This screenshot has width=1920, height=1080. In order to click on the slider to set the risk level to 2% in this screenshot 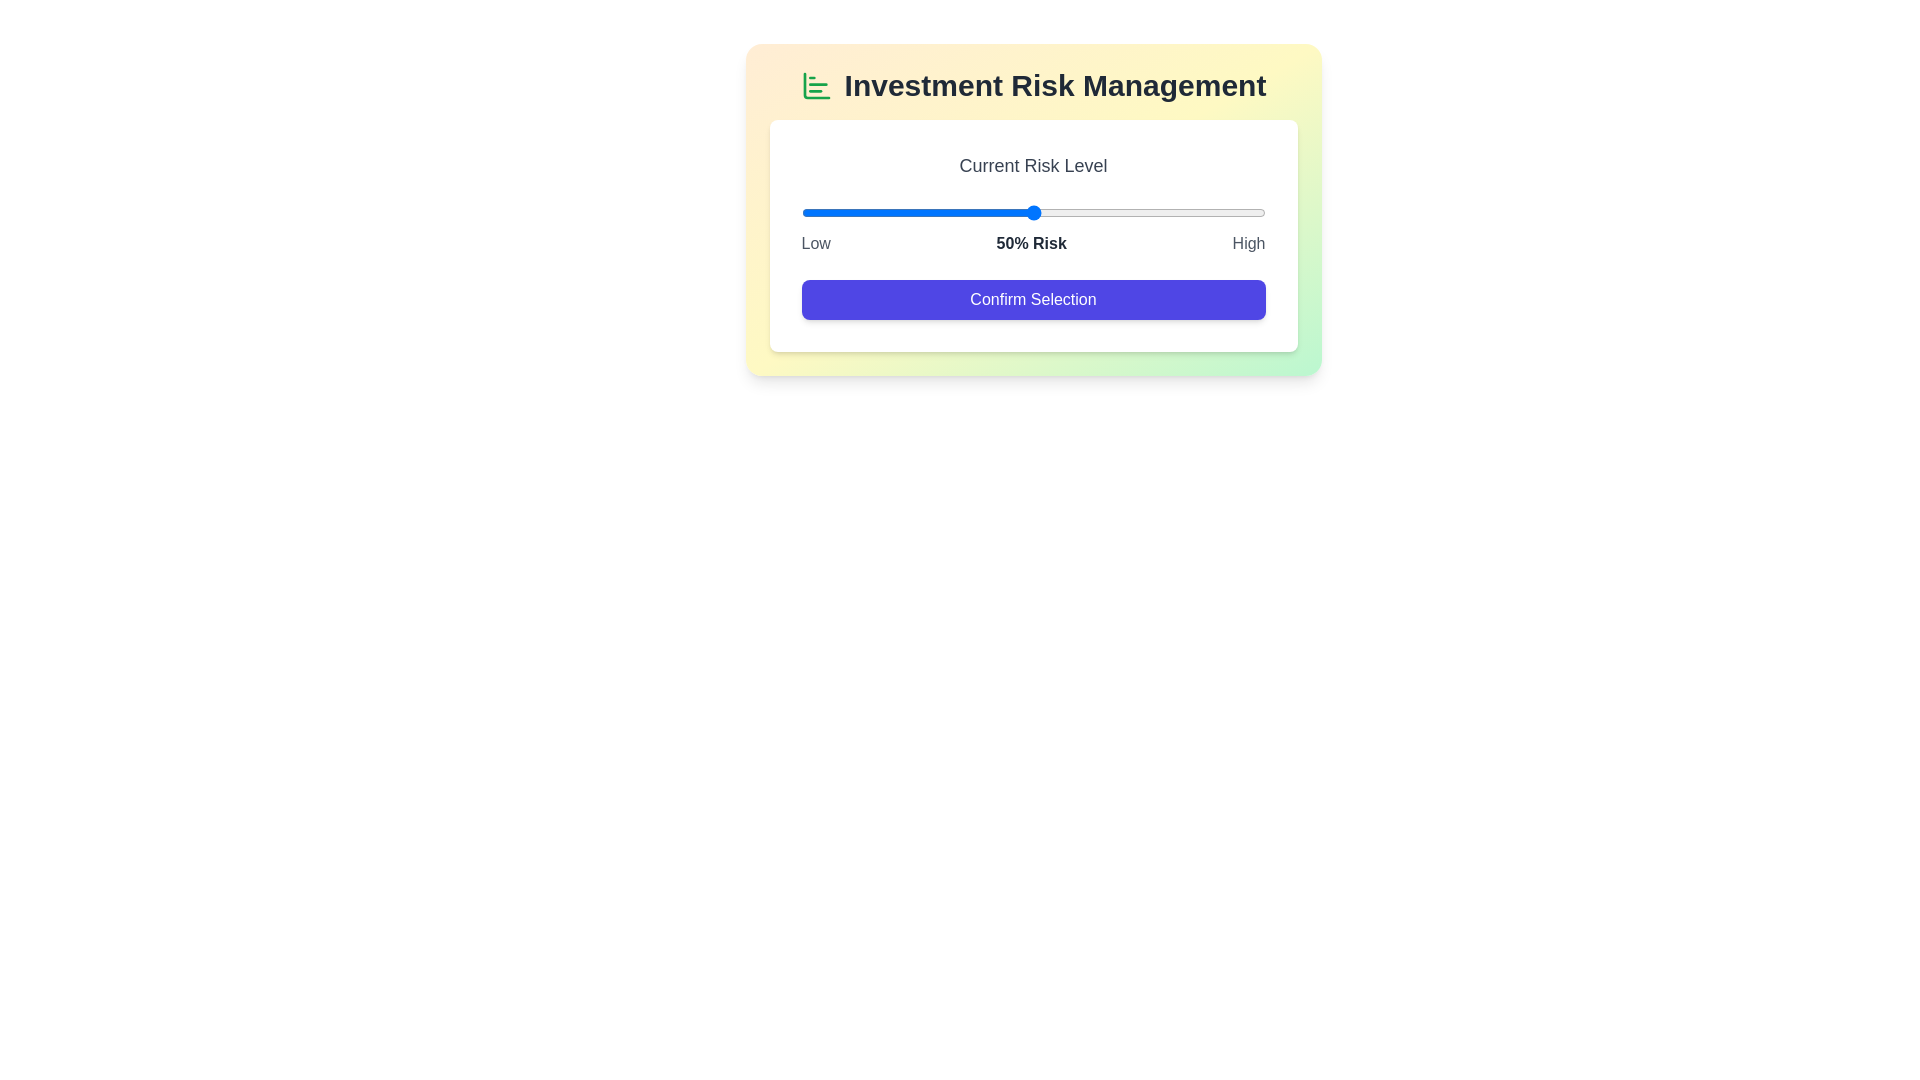, I will do `click(810, 212)`.